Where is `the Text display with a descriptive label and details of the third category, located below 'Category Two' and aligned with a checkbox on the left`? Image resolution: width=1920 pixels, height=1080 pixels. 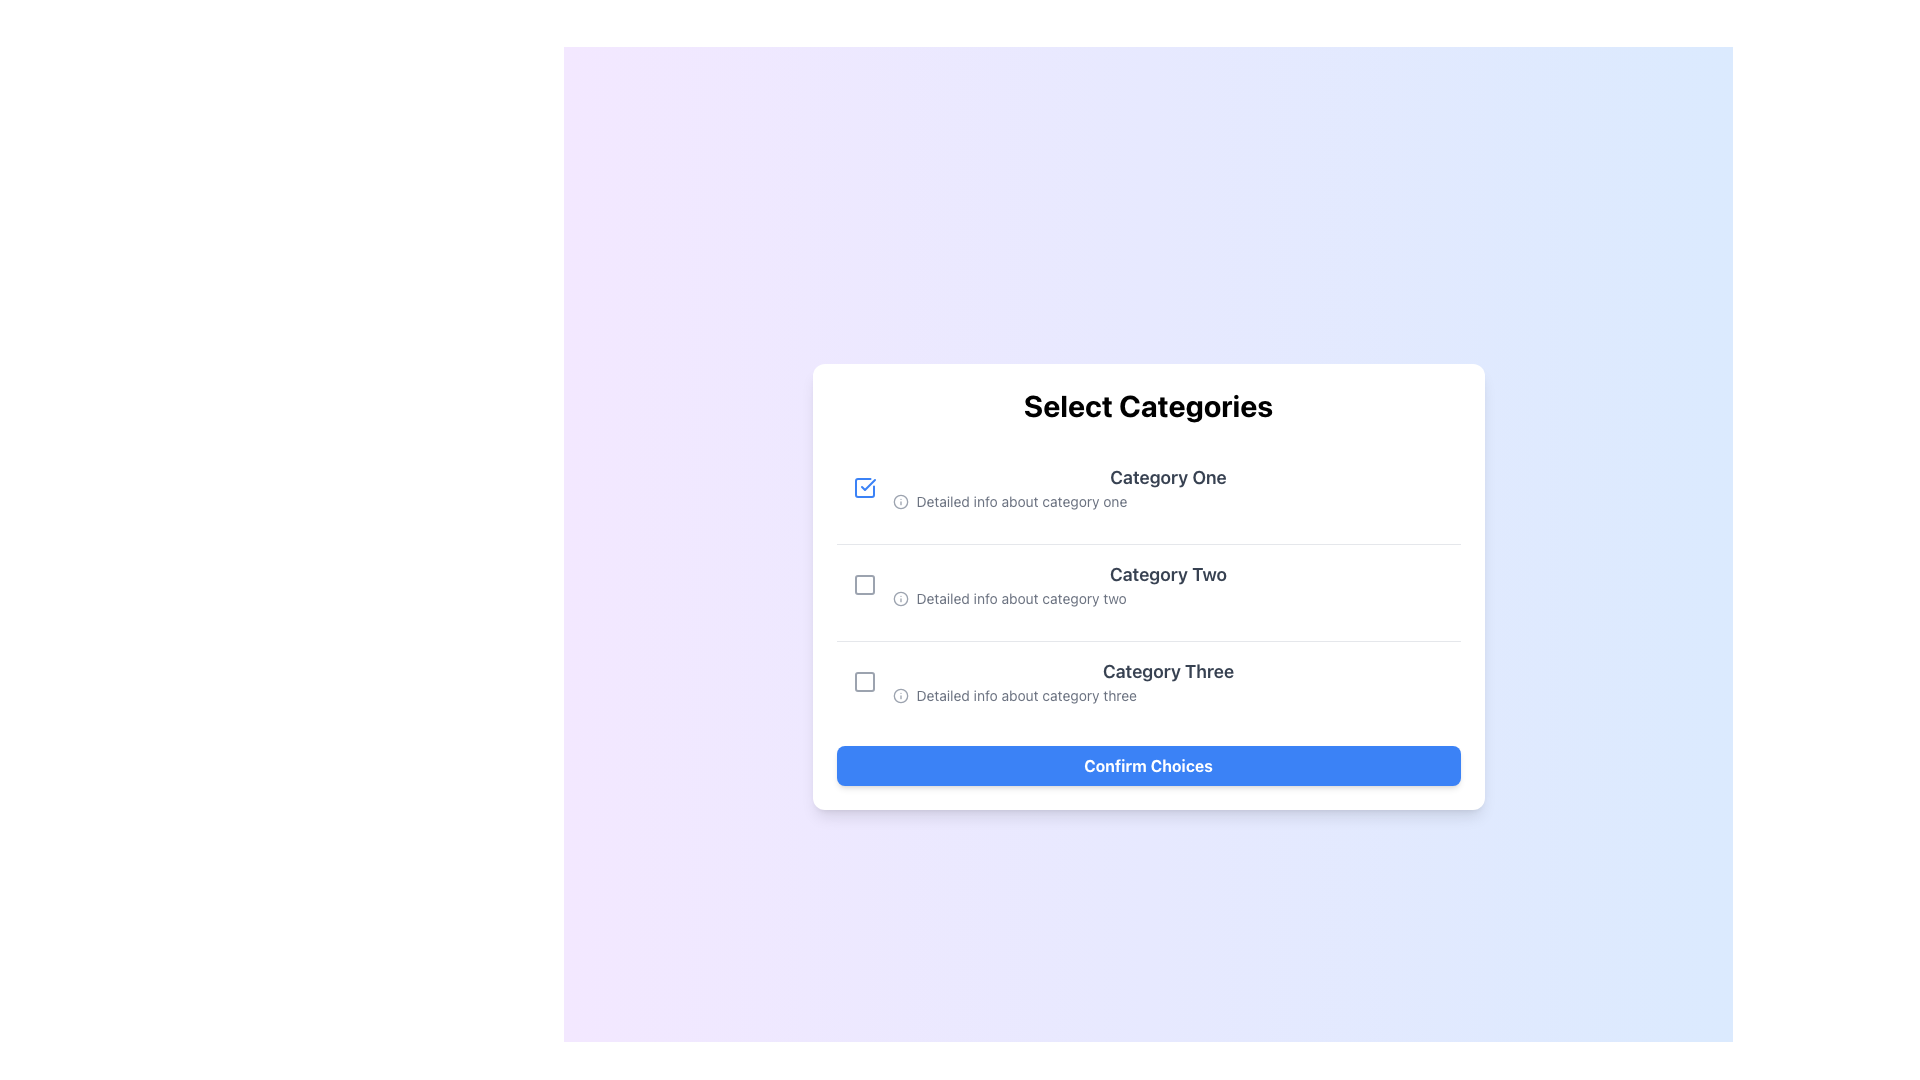
the Text display with a descriptive label and details of the third category, located below 'Category Two' and aligned with a checkbox on the left is located at coordinates (1168, 681).